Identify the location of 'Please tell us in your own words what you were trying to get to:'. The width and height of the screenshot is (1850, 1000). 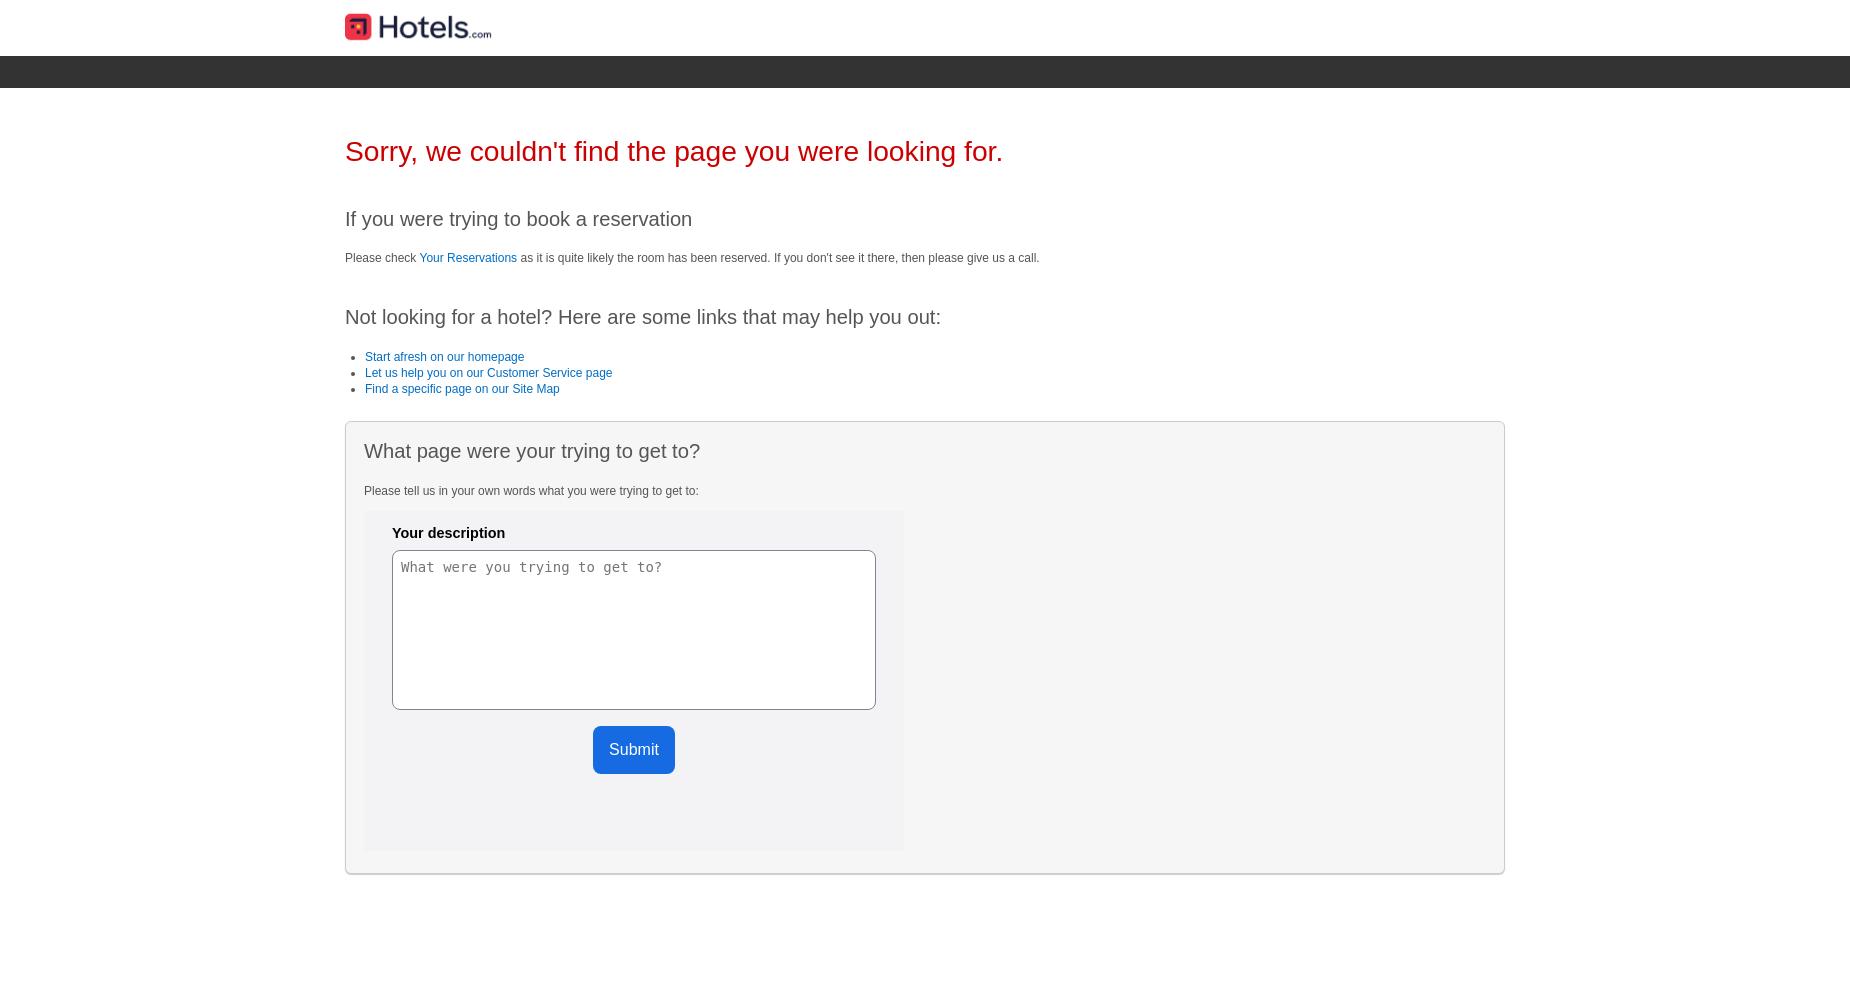
(530, 489).